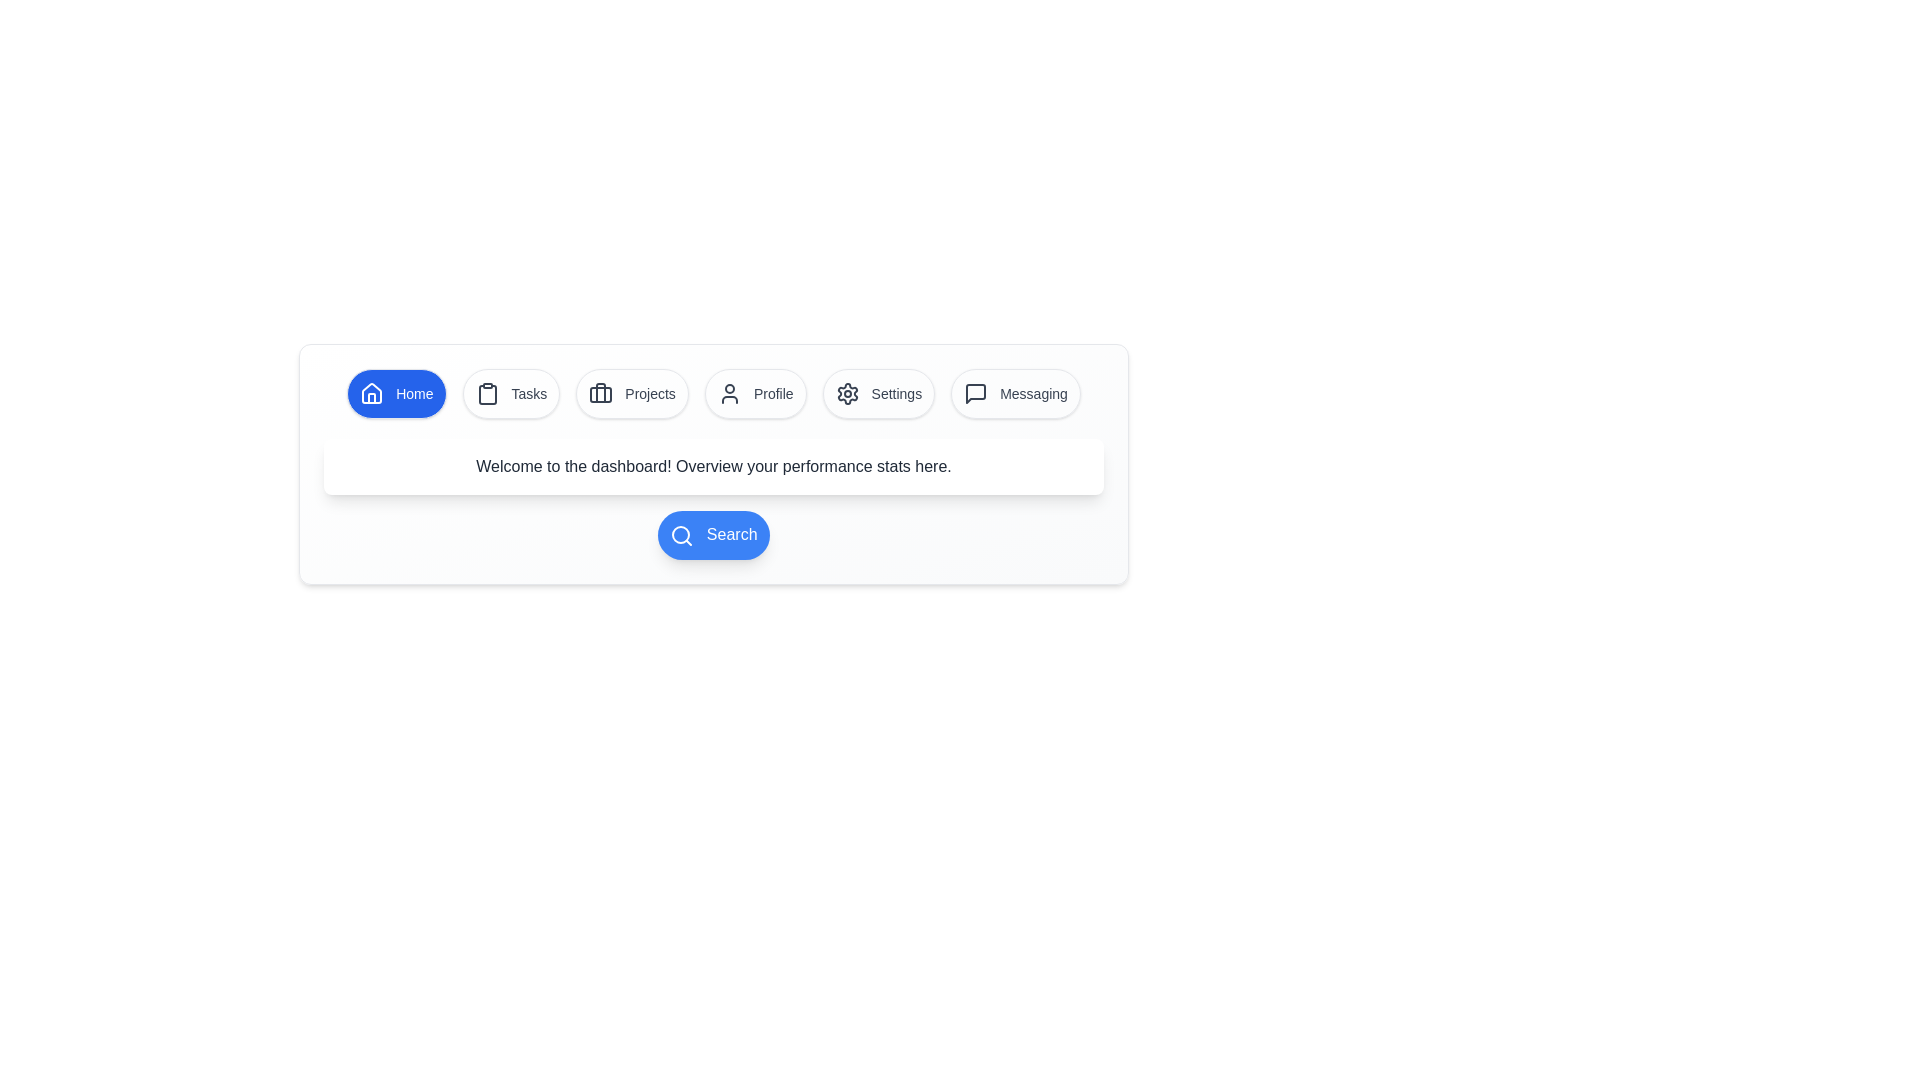 The width and height of the screenshot is (1920, 1080). I want to click on the 'Home' icon located in the navigation bar at the top-left of the interface, which precedes the text 'Home', so click(372, 393).